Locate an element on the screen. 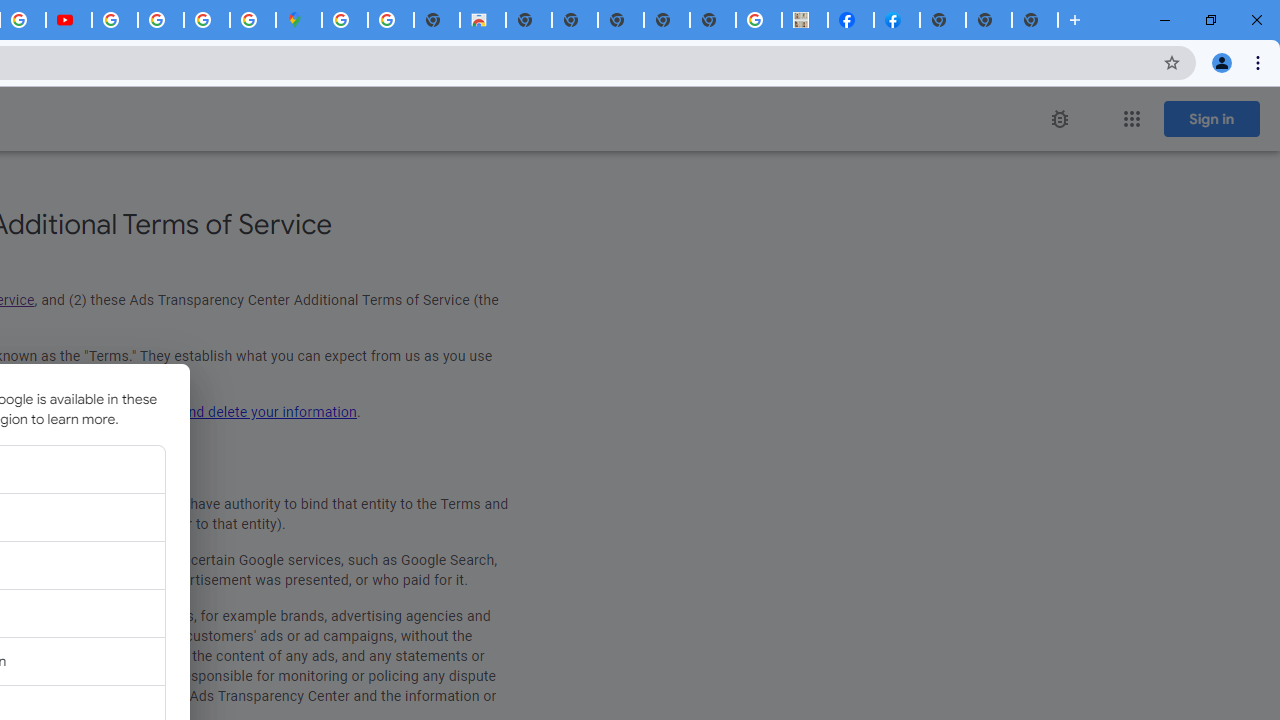 This screenshot has height=720, width=1280. 'Subscriptions - YouTube' is located at coordinates (69, 20).